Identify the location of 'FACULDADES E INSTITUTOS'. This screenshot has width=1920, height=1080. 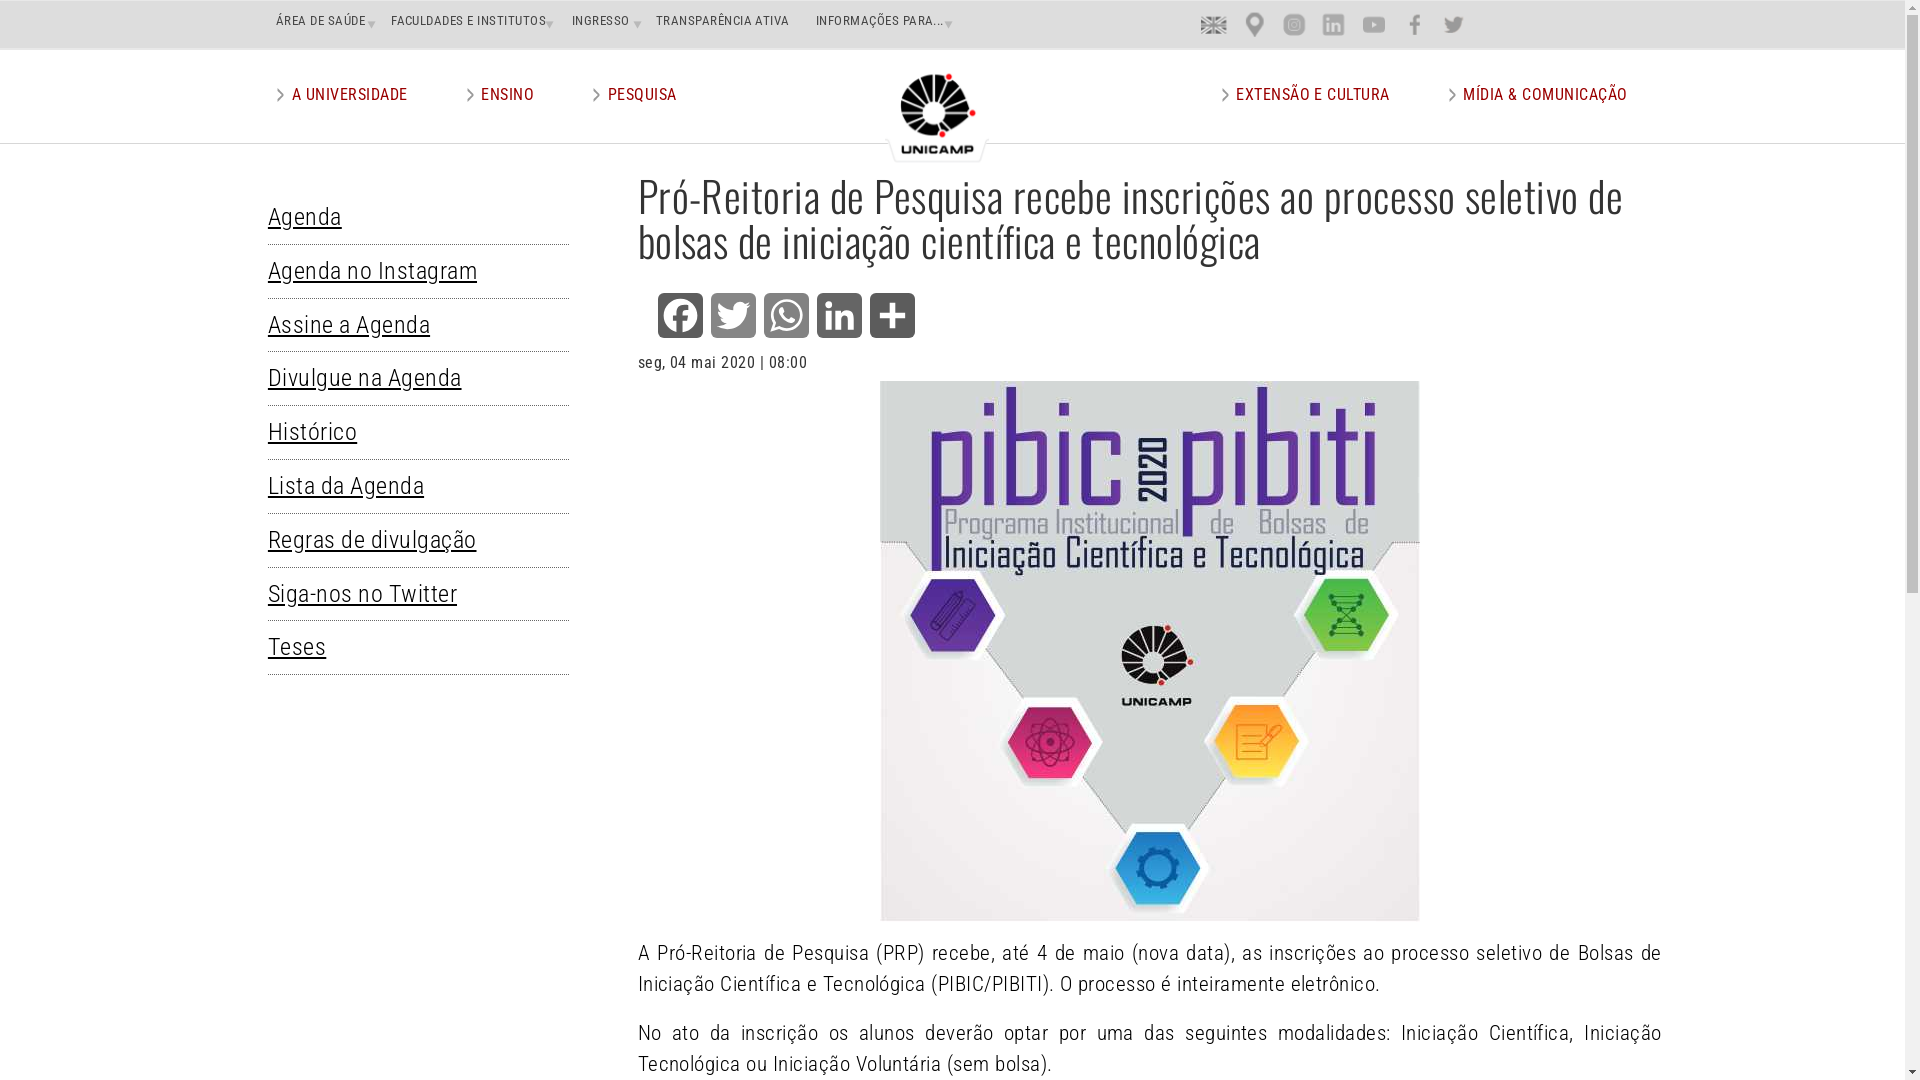
(383, 20).